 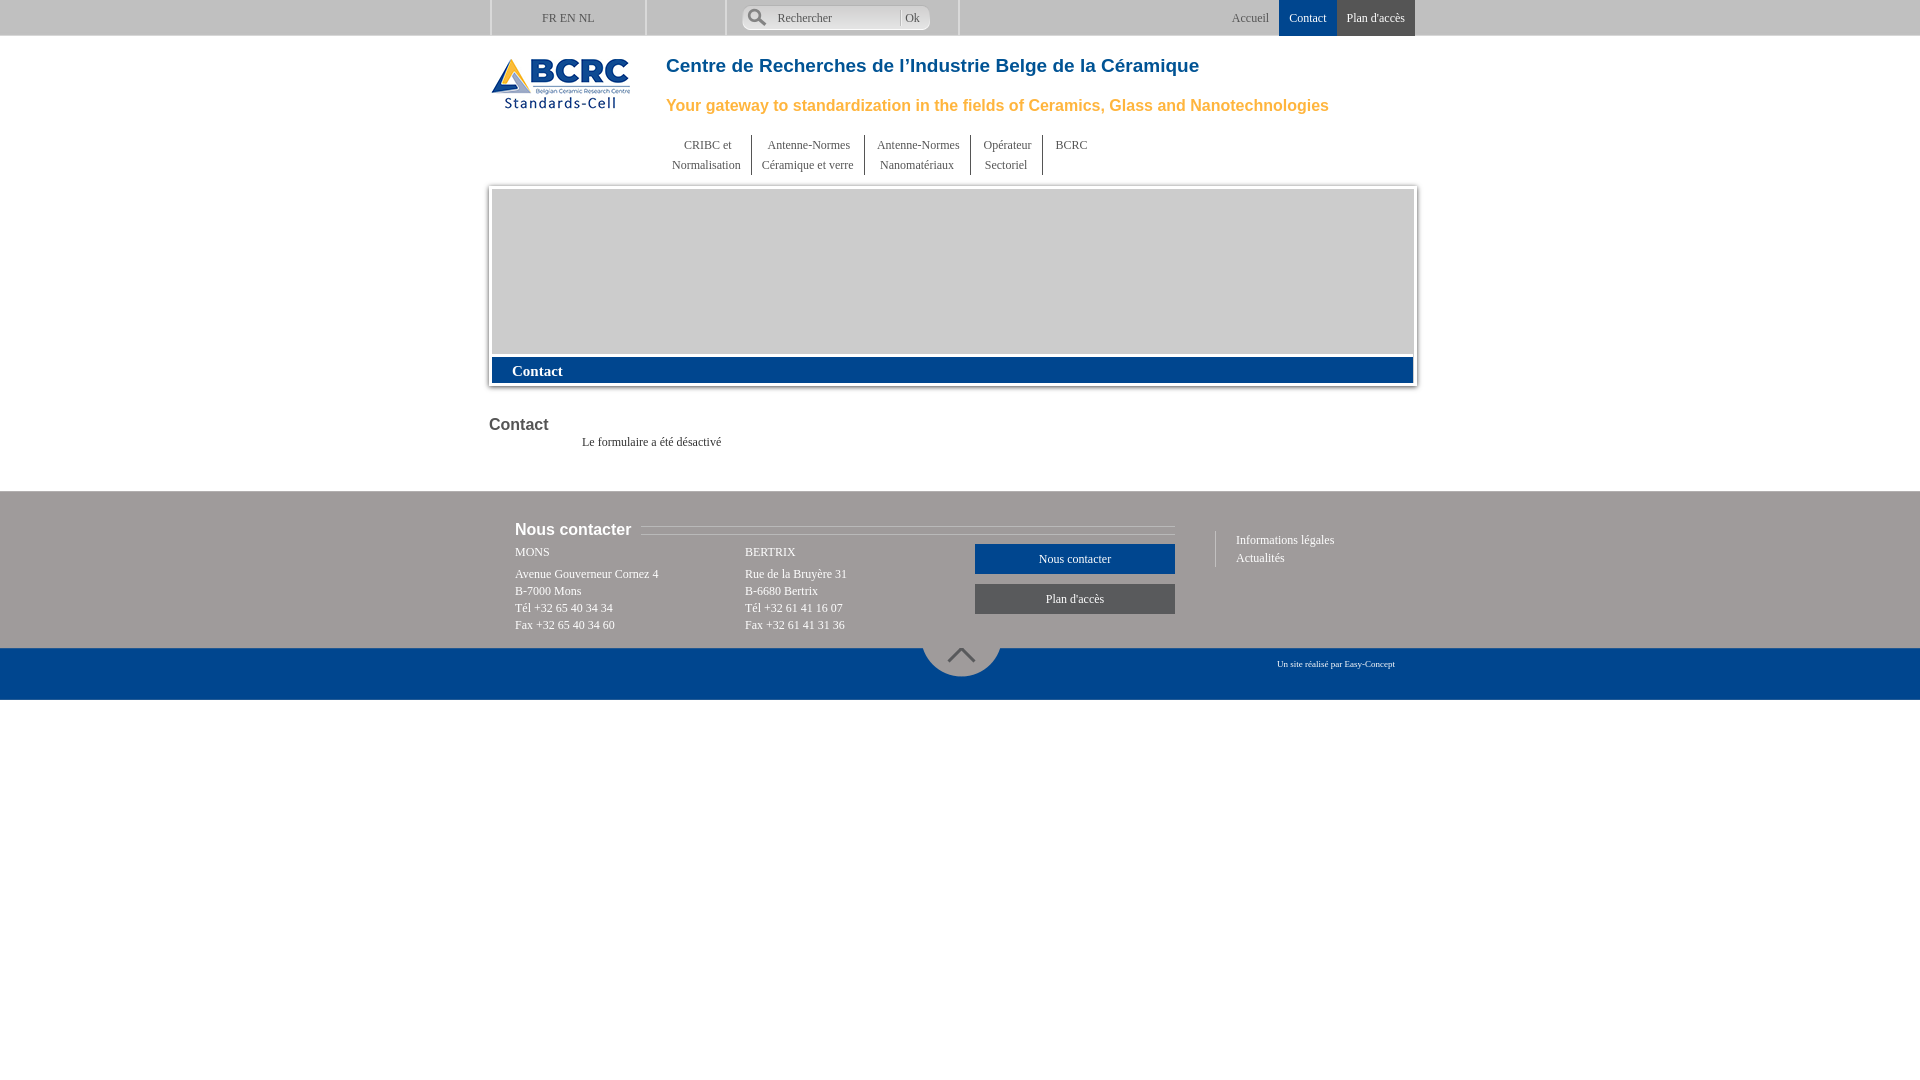 What do you see at coordinates (549, 18) in the screenshot?
I see `'FR'` at bounding box center [549, 18].